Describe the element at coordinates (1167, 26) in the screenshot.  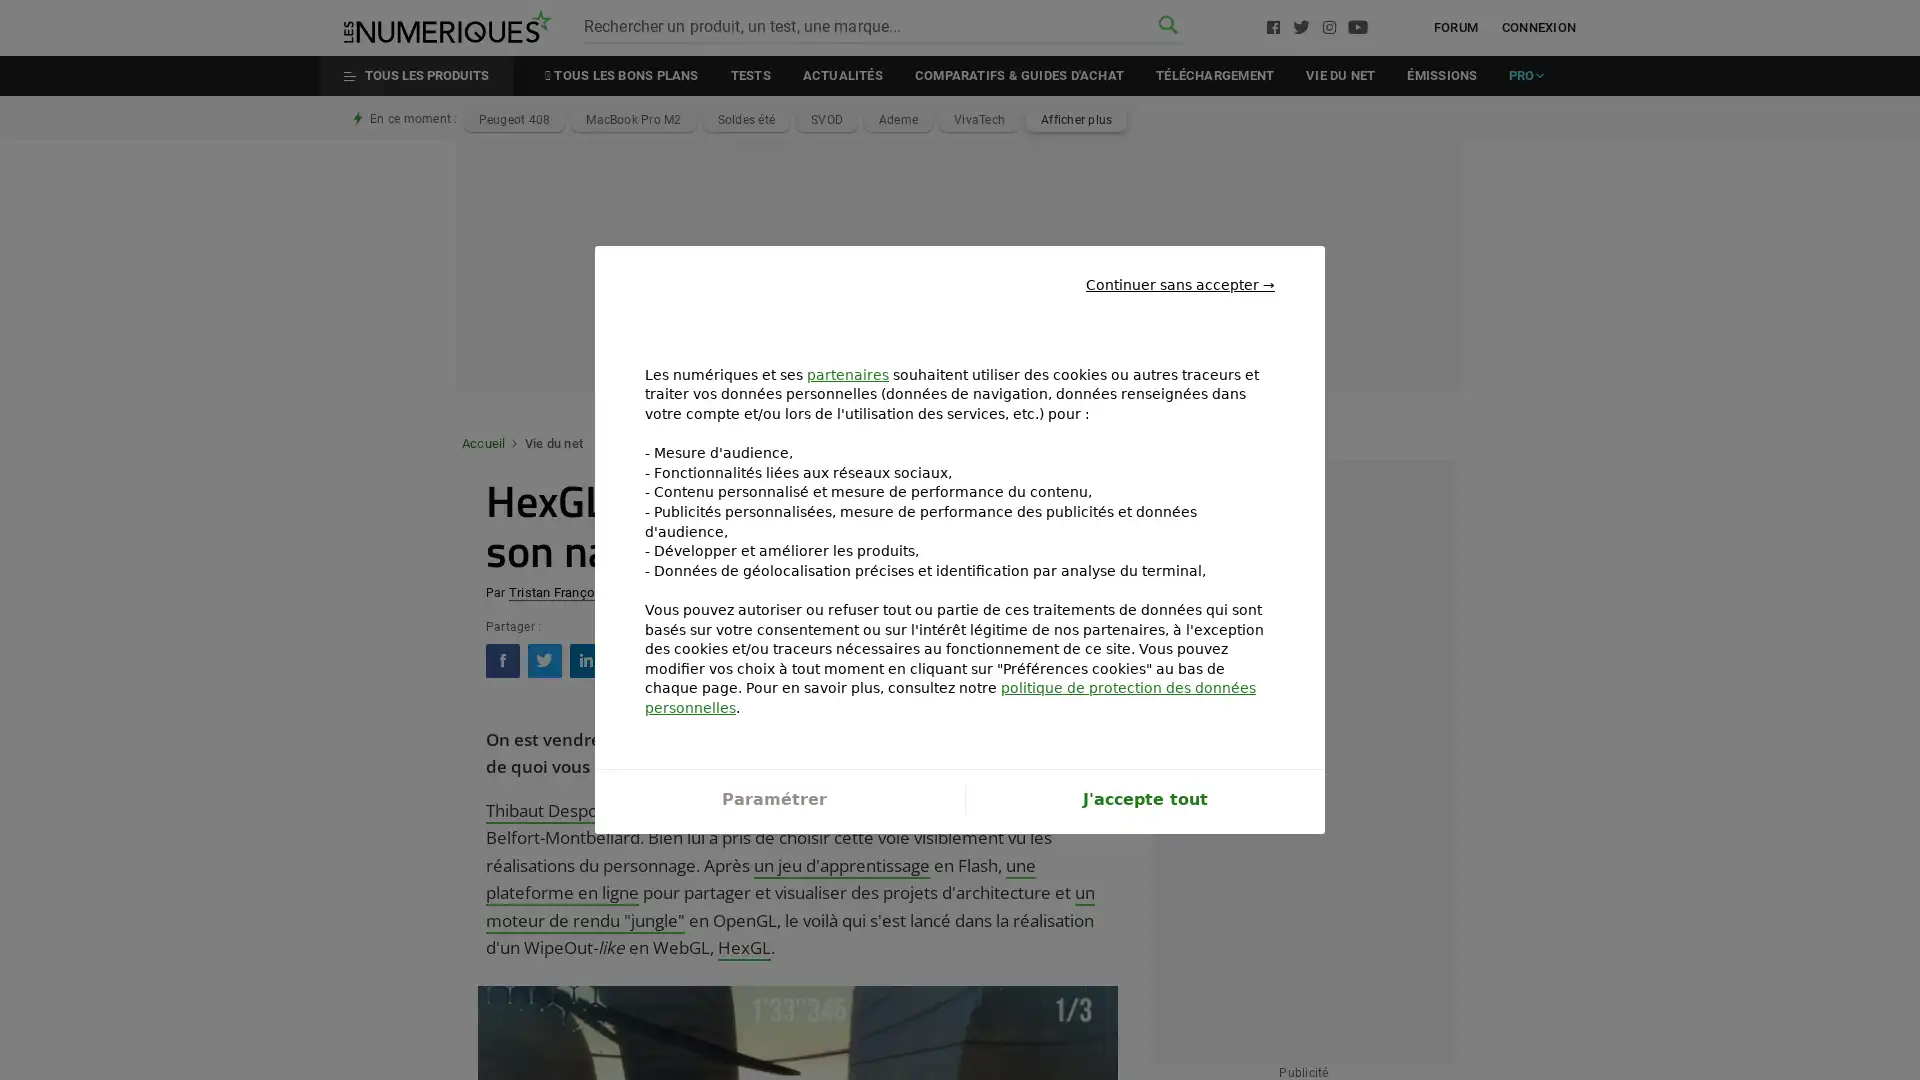
I see `Lancer la recherche` at that location.